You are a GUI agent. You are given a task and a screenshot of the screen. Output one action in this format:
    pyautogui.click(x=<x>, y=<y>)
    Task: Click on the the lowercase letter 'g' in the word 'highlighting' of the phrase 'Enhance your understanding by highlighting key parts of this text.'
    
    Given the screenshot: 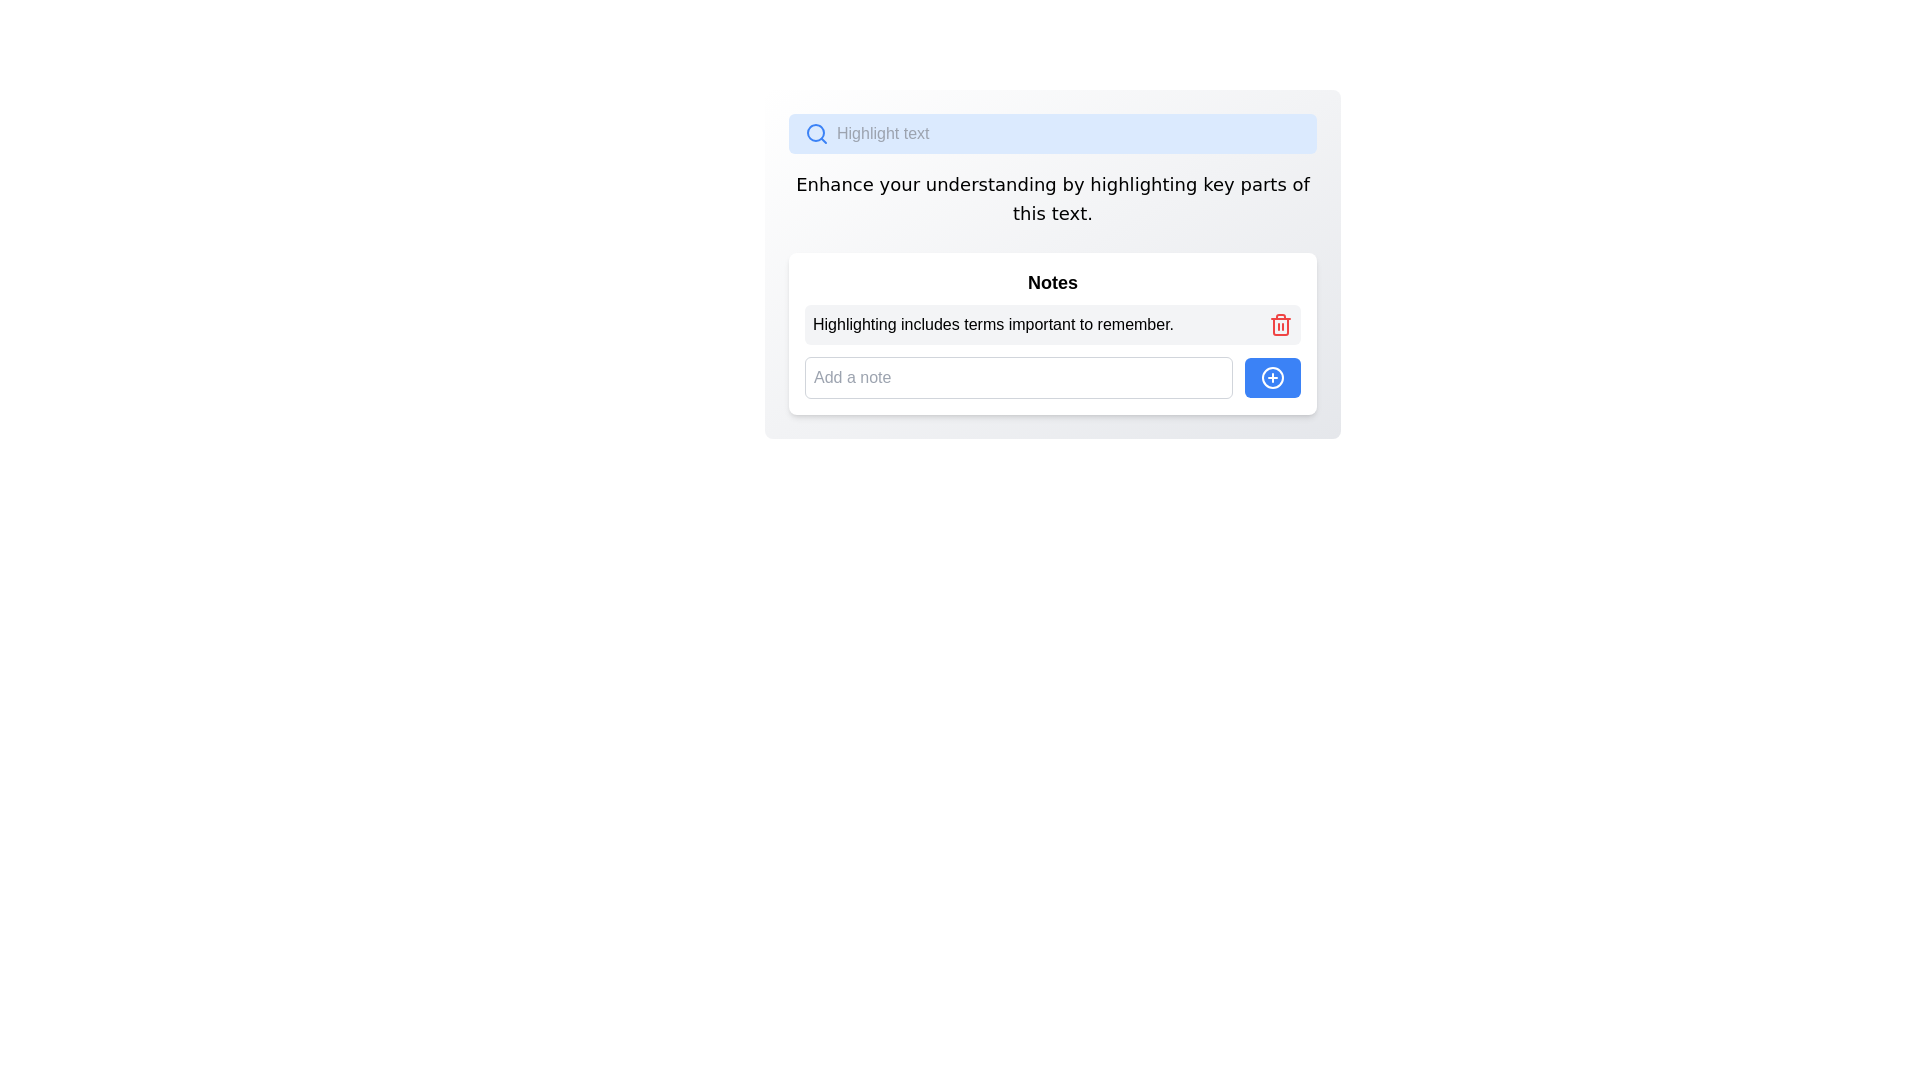 What is the action you would take?
    pyautogui.click(x=1111, y=184)
    